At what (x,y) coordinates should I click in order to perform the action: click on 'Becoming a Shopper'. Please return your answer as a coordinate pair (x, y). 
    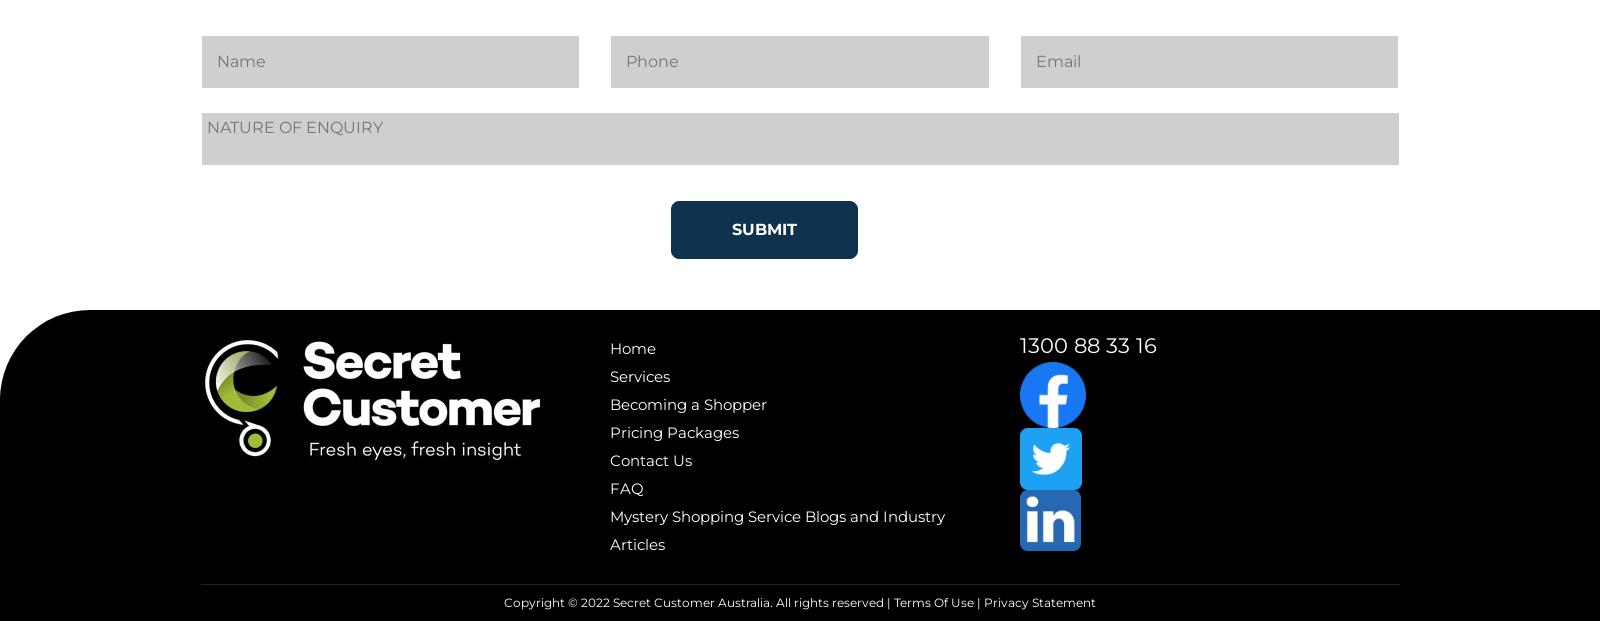
    Looking at the image, I should click on (688, 403).